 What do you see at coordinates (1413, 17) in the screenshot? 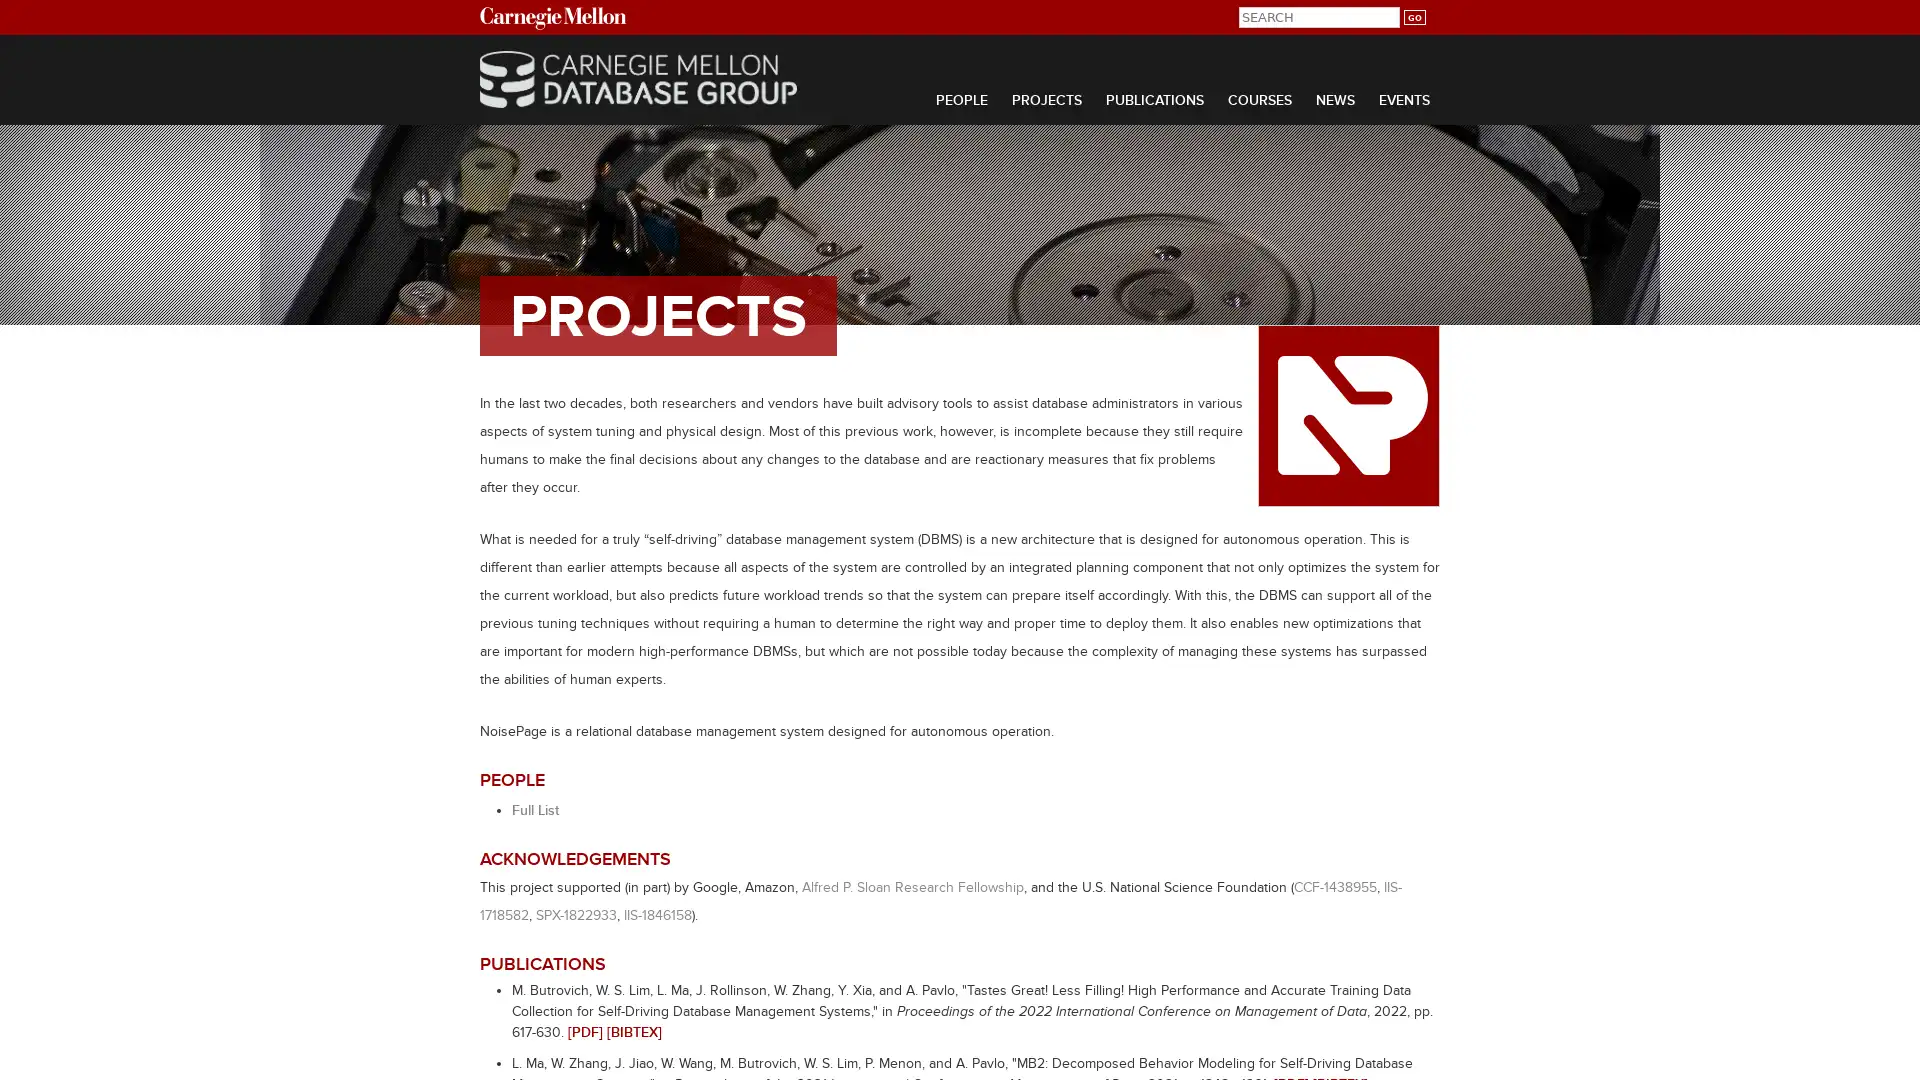
I see `Go` at bounding box center [1413, 17].